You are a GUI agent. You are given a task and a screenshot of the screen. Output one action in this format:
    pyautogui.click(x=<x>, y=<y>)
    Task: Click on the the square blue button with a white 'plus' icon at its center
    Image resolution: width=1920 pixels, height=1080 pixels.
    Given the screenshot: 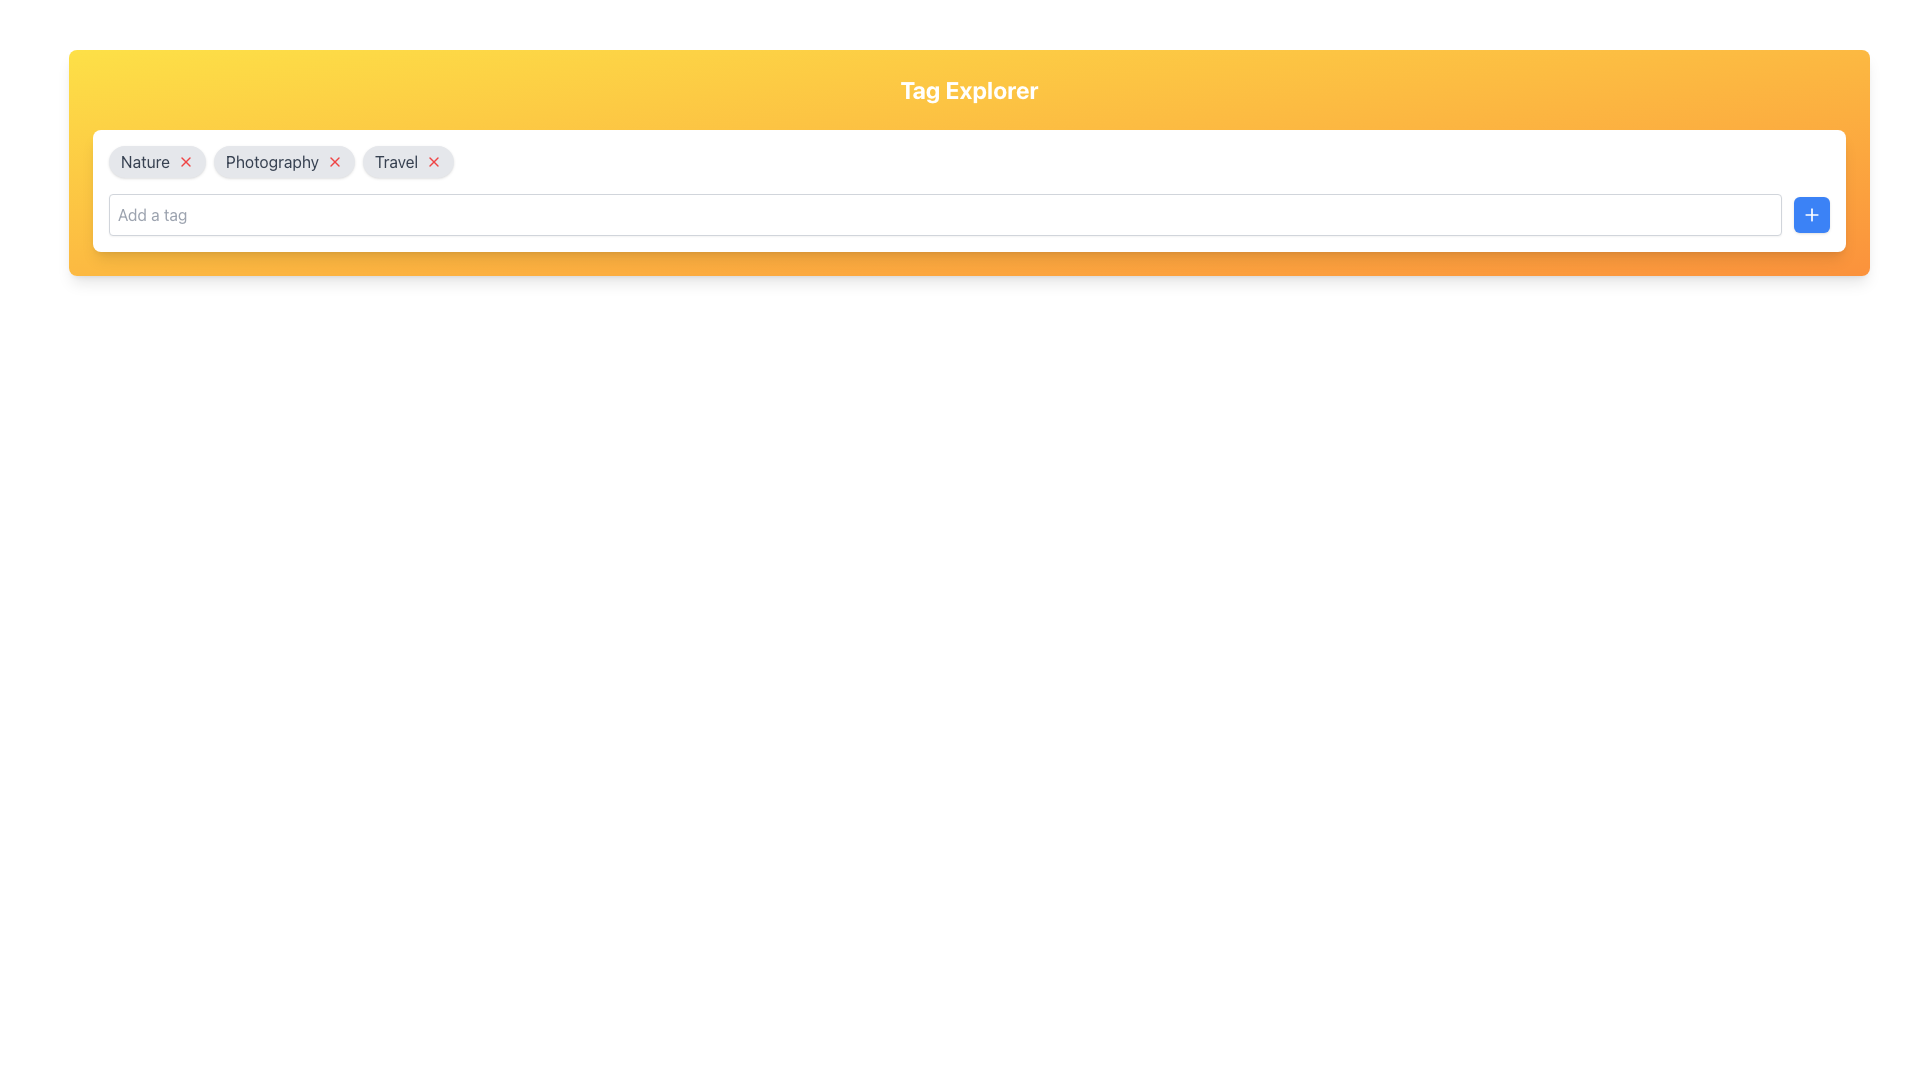 What is the action you would take?
    pyautogui.click(x=1811, y=215)
    